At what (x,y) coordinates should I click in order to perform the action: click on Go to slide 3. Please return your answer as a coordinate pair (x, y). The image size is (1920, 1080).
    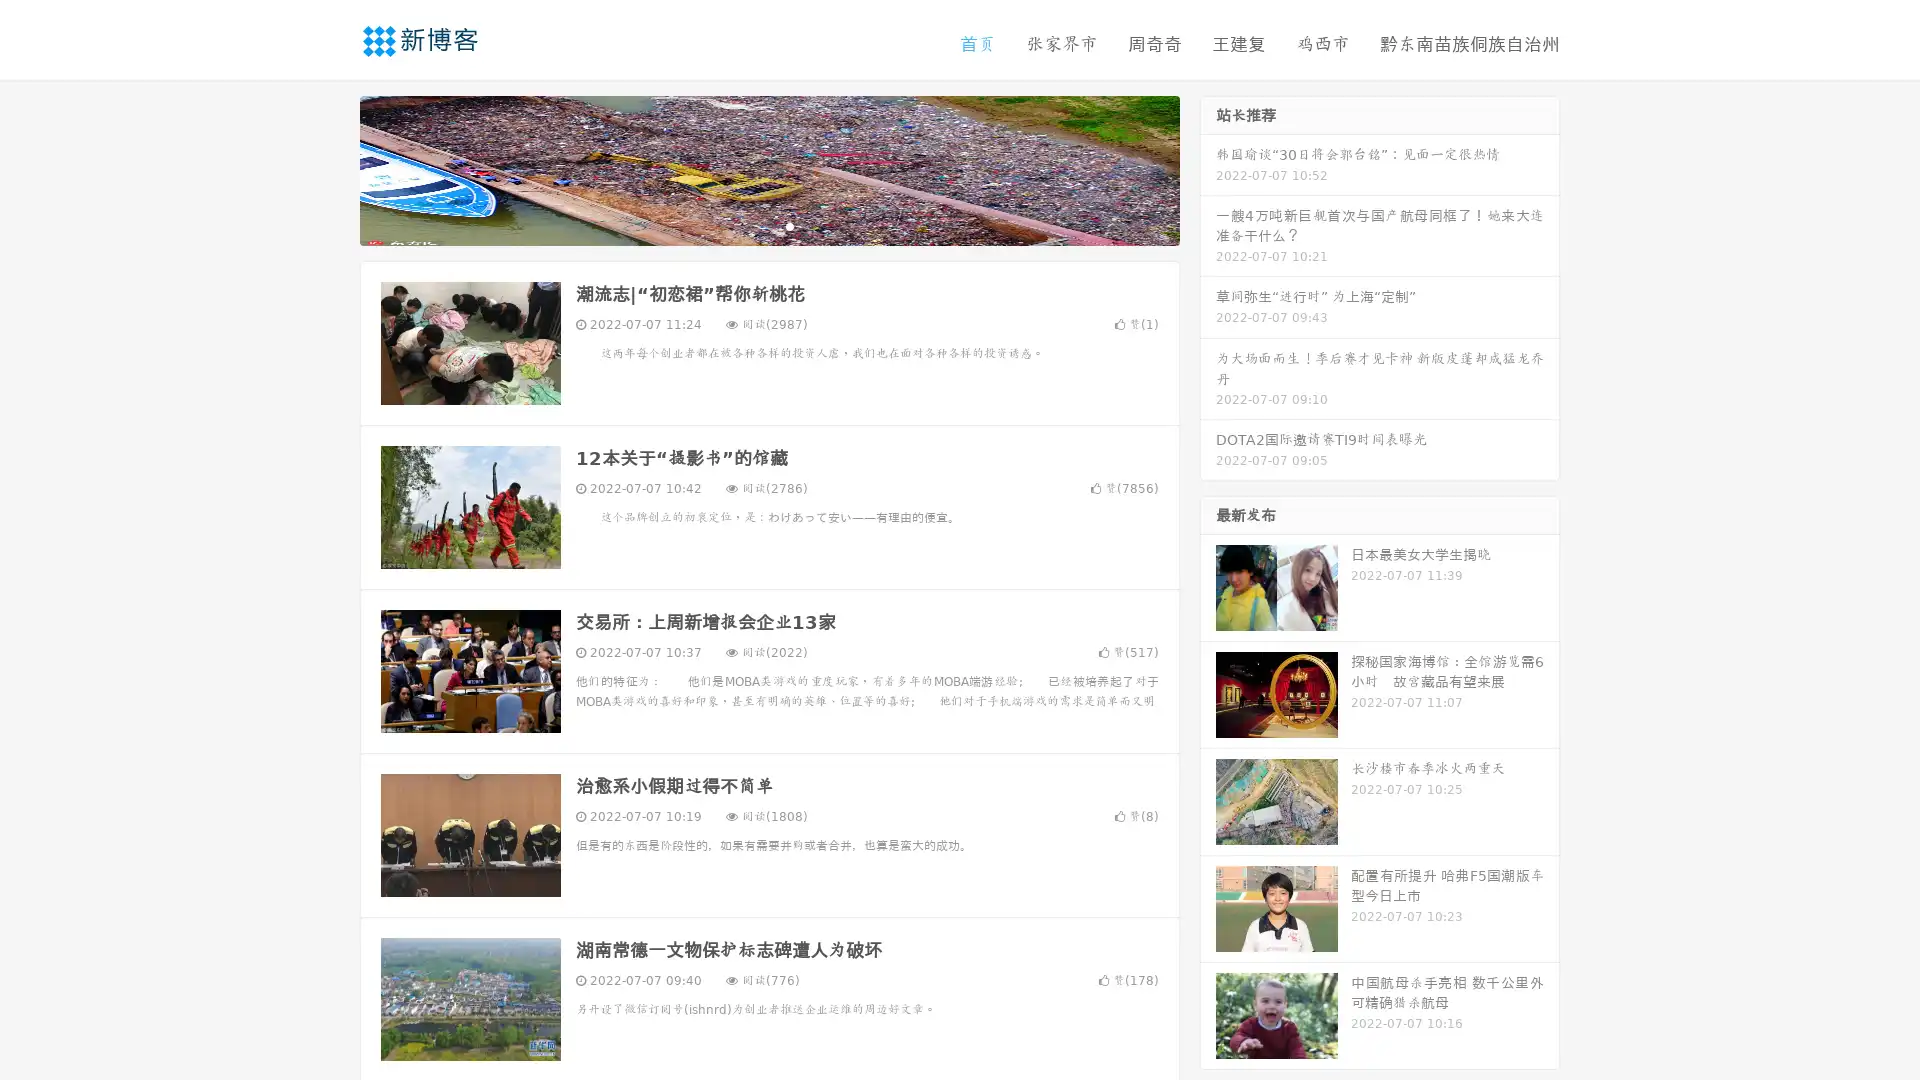
    Looking at the image, I should click on (789, 225).